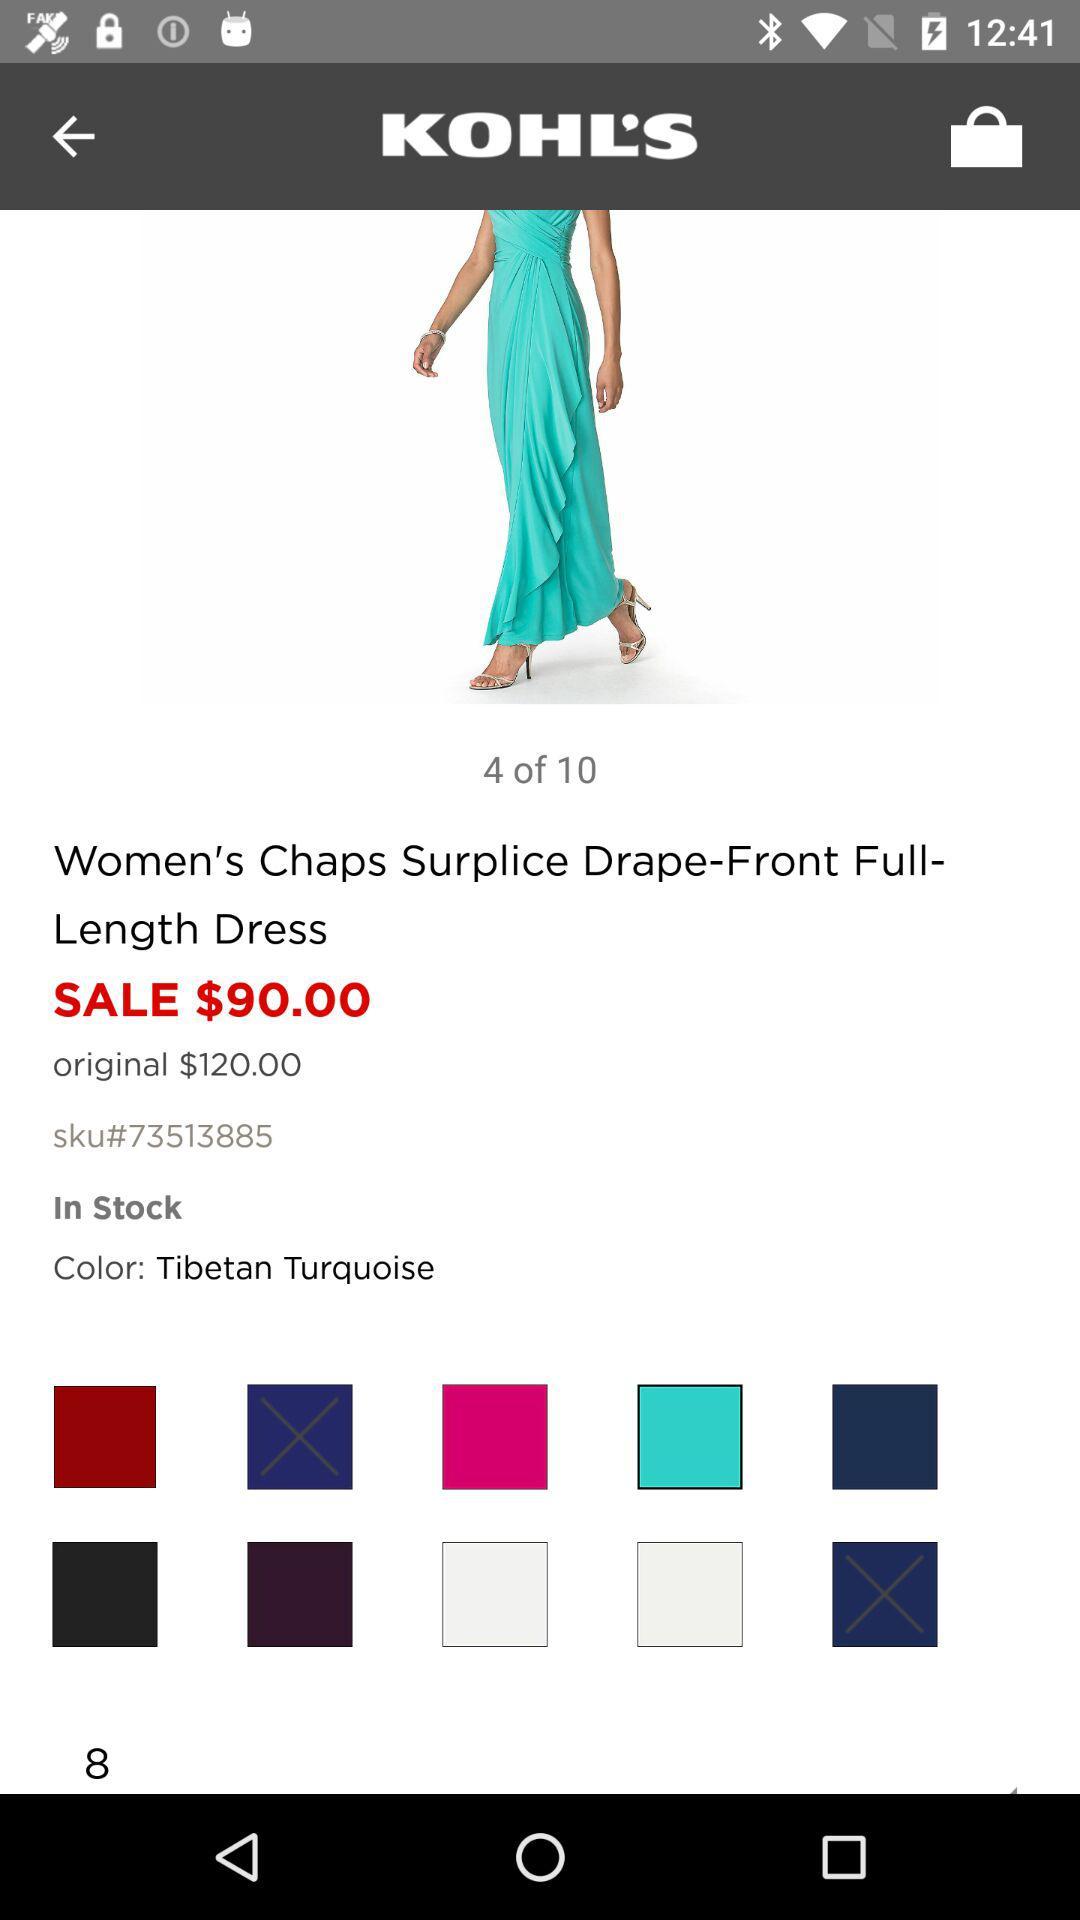 Image resolution: width=1080 pixels, height=1920 pixels. What do you see at coordinates (104, 1593) in the screenshot?
I see `color options` at bounding box center [104, 1593].